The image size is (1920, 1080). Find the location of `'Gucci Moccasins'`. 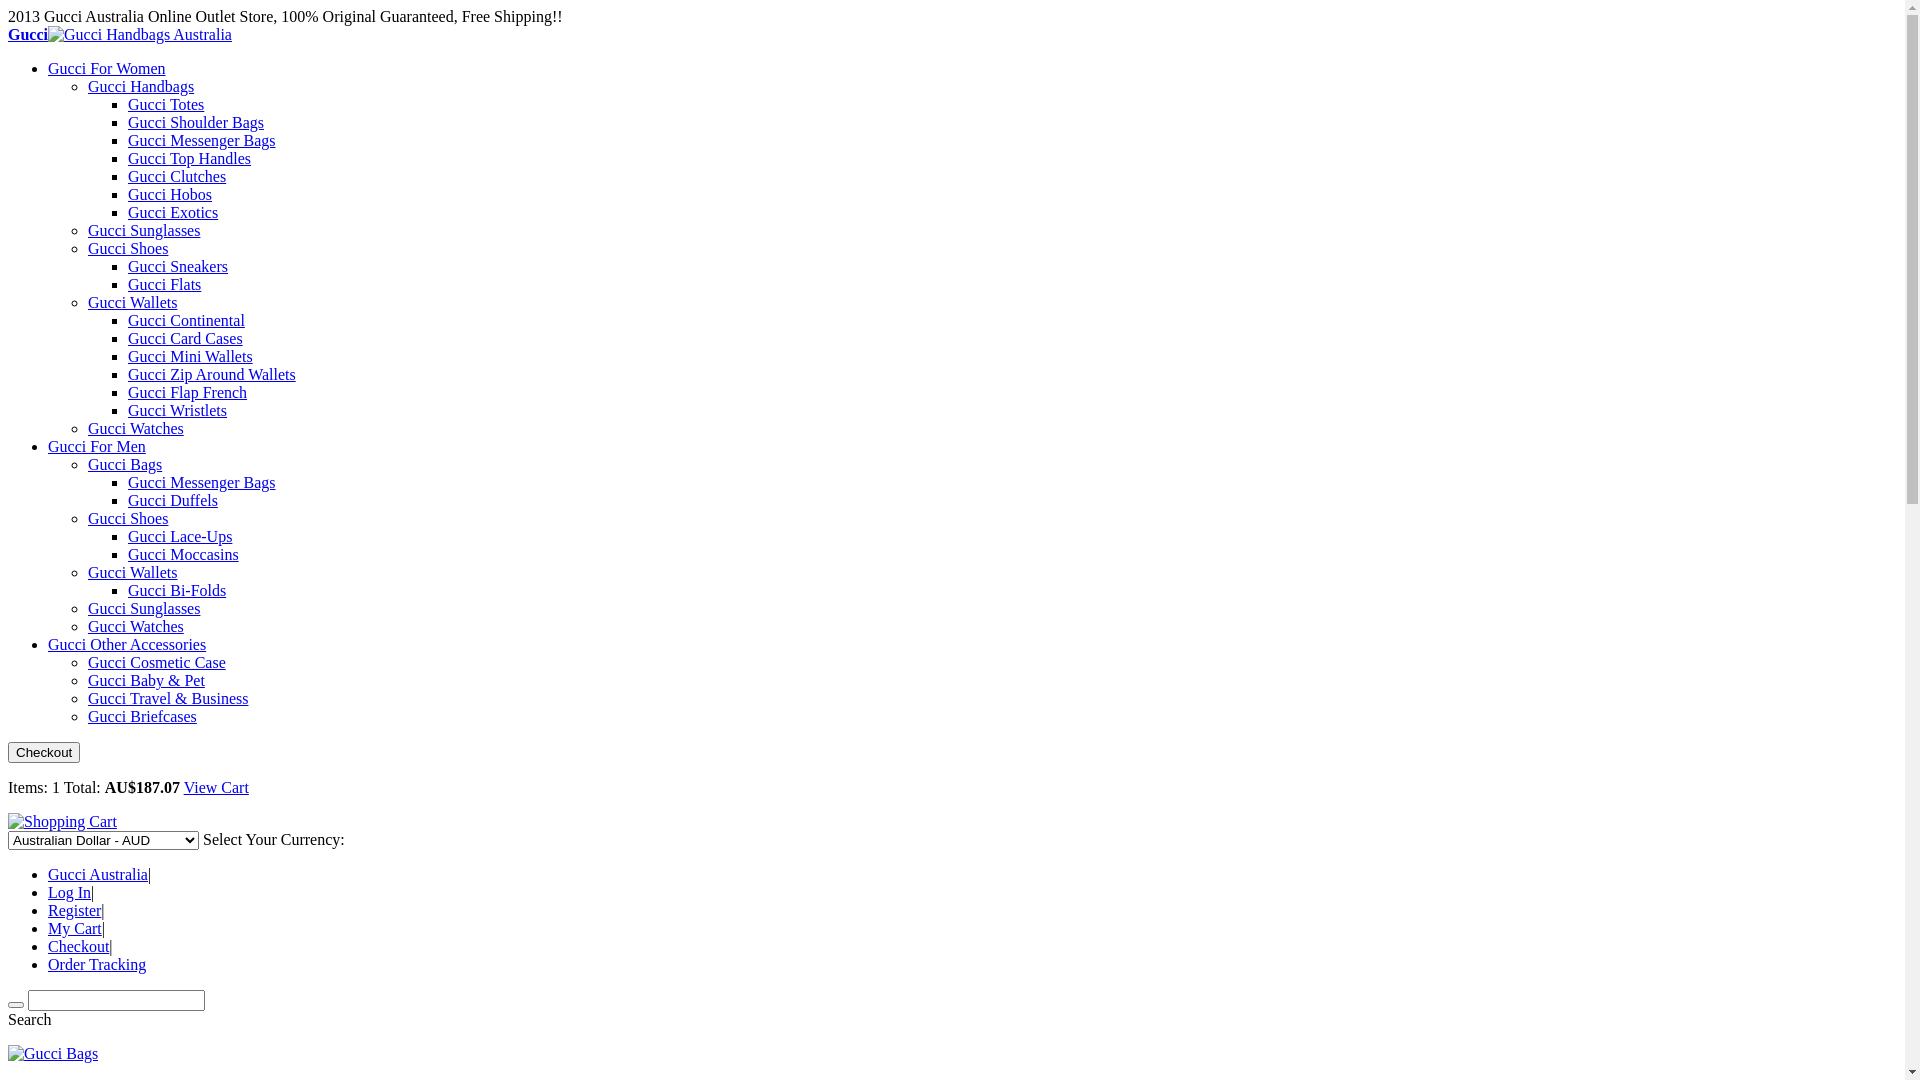

'Gucci Moccasins' is located at coordinates (183, 554).